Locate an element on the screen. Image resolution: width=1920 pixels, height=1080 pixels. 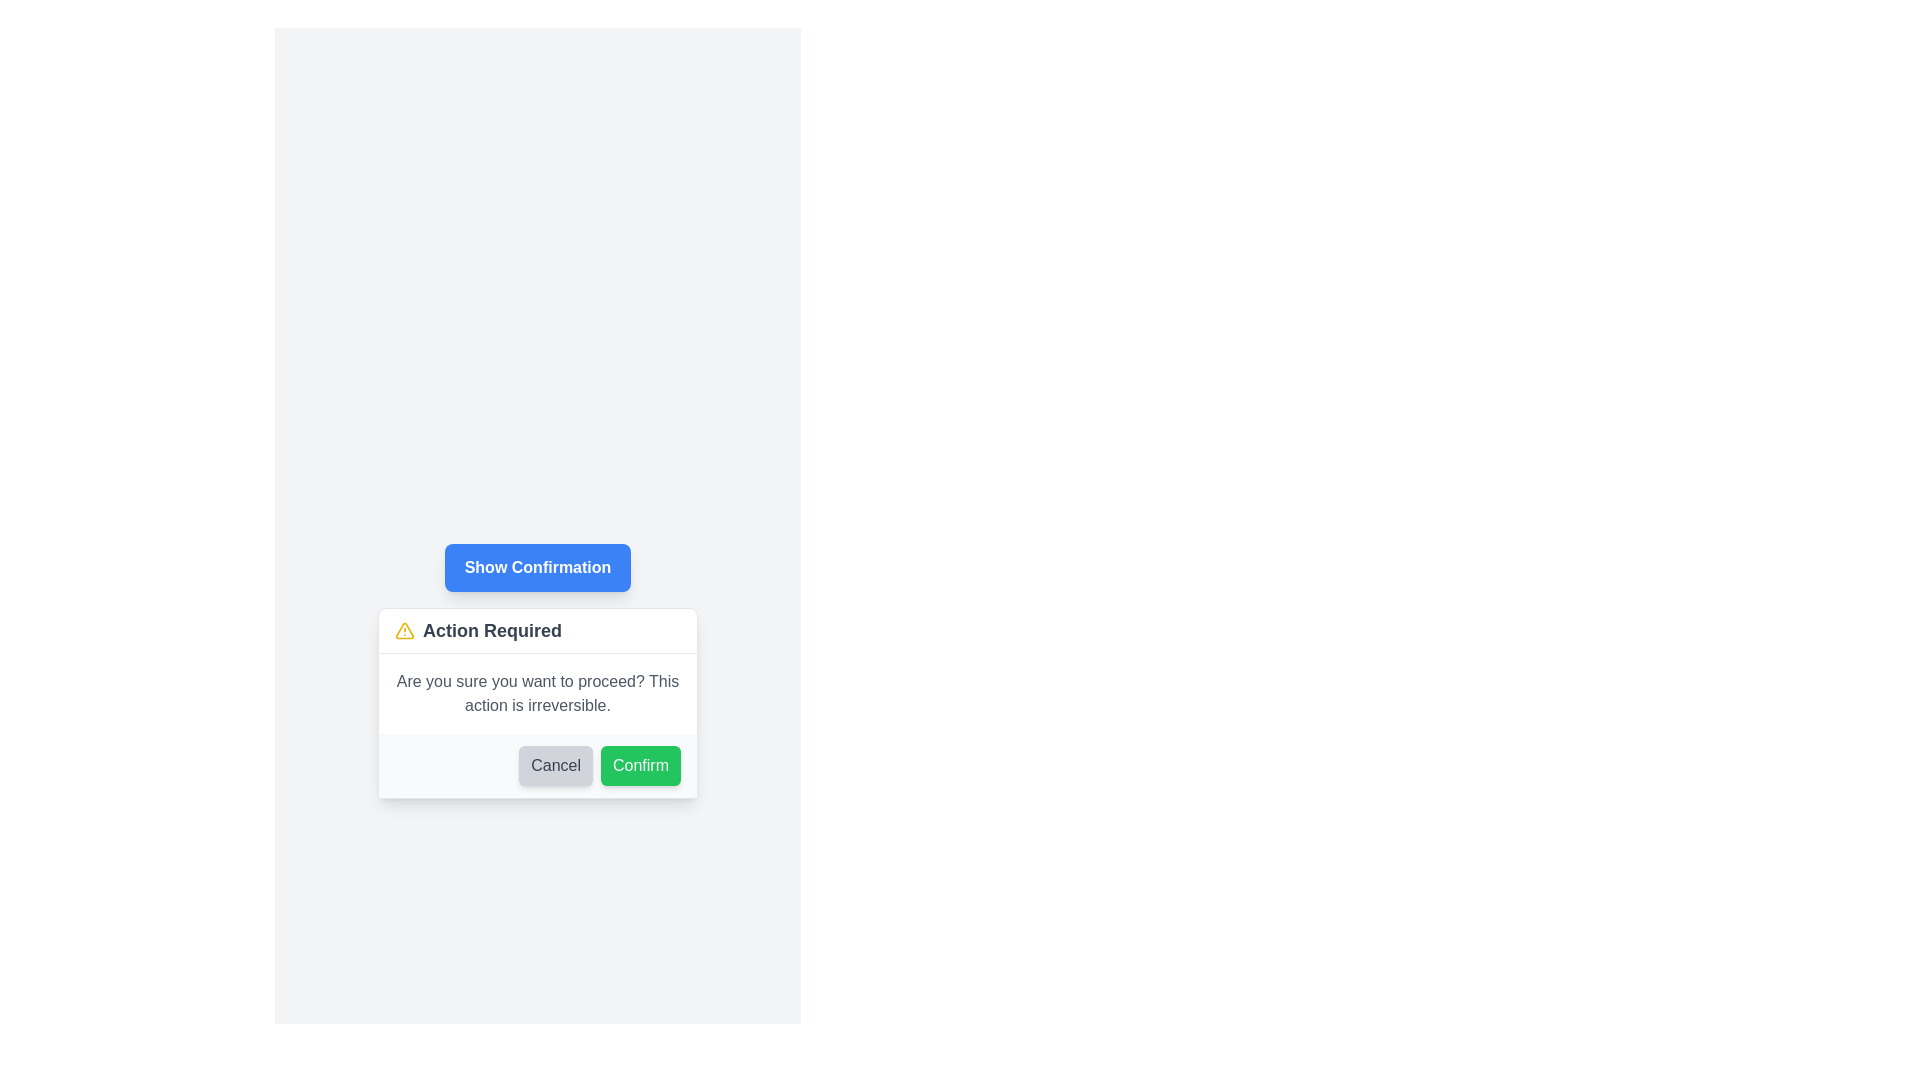
message displayed in the gray text block stating 'Are you sure you want to proceed? This action is irreversible.' located in the middle section of the modal dialog box under the heading 'Action Required' is located at coordinates (537, 693).